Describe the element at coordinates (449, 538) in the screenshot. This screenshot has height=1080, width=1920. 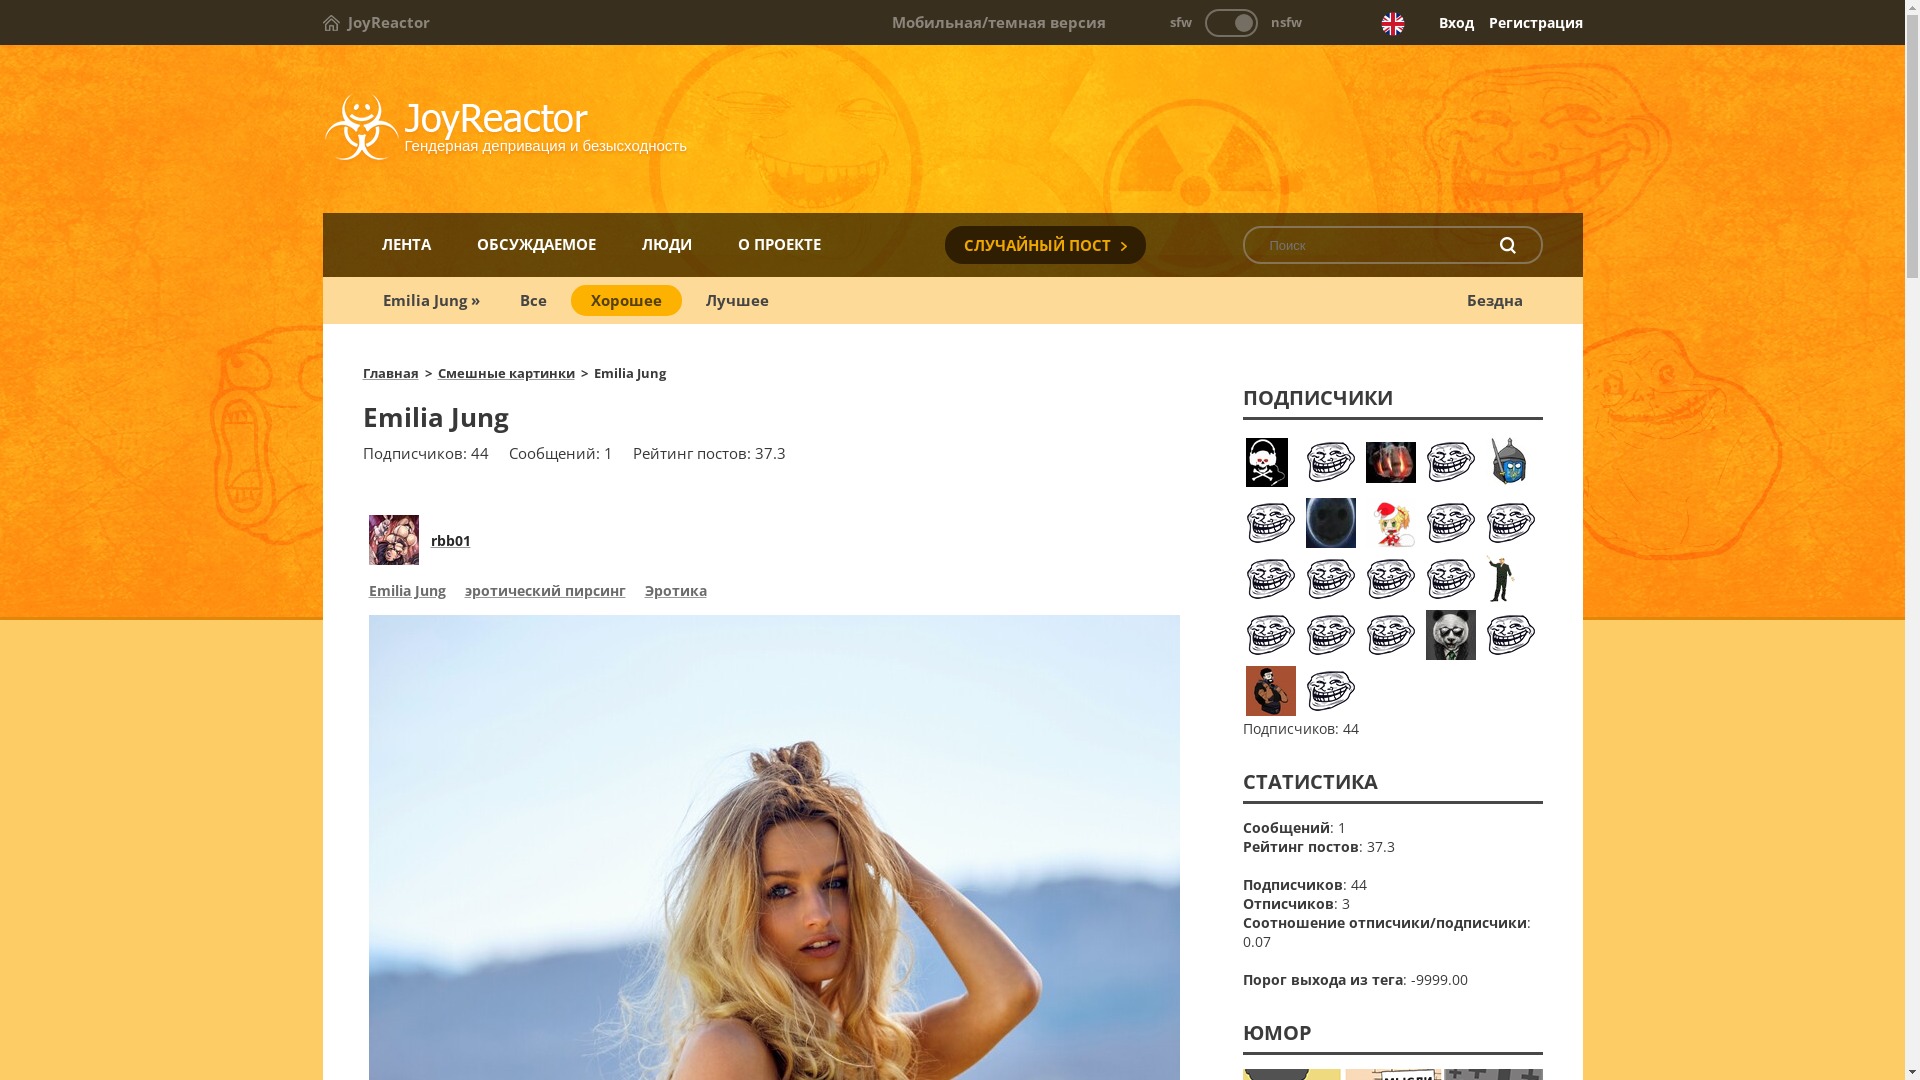
I see `'rbb01'` at that location.